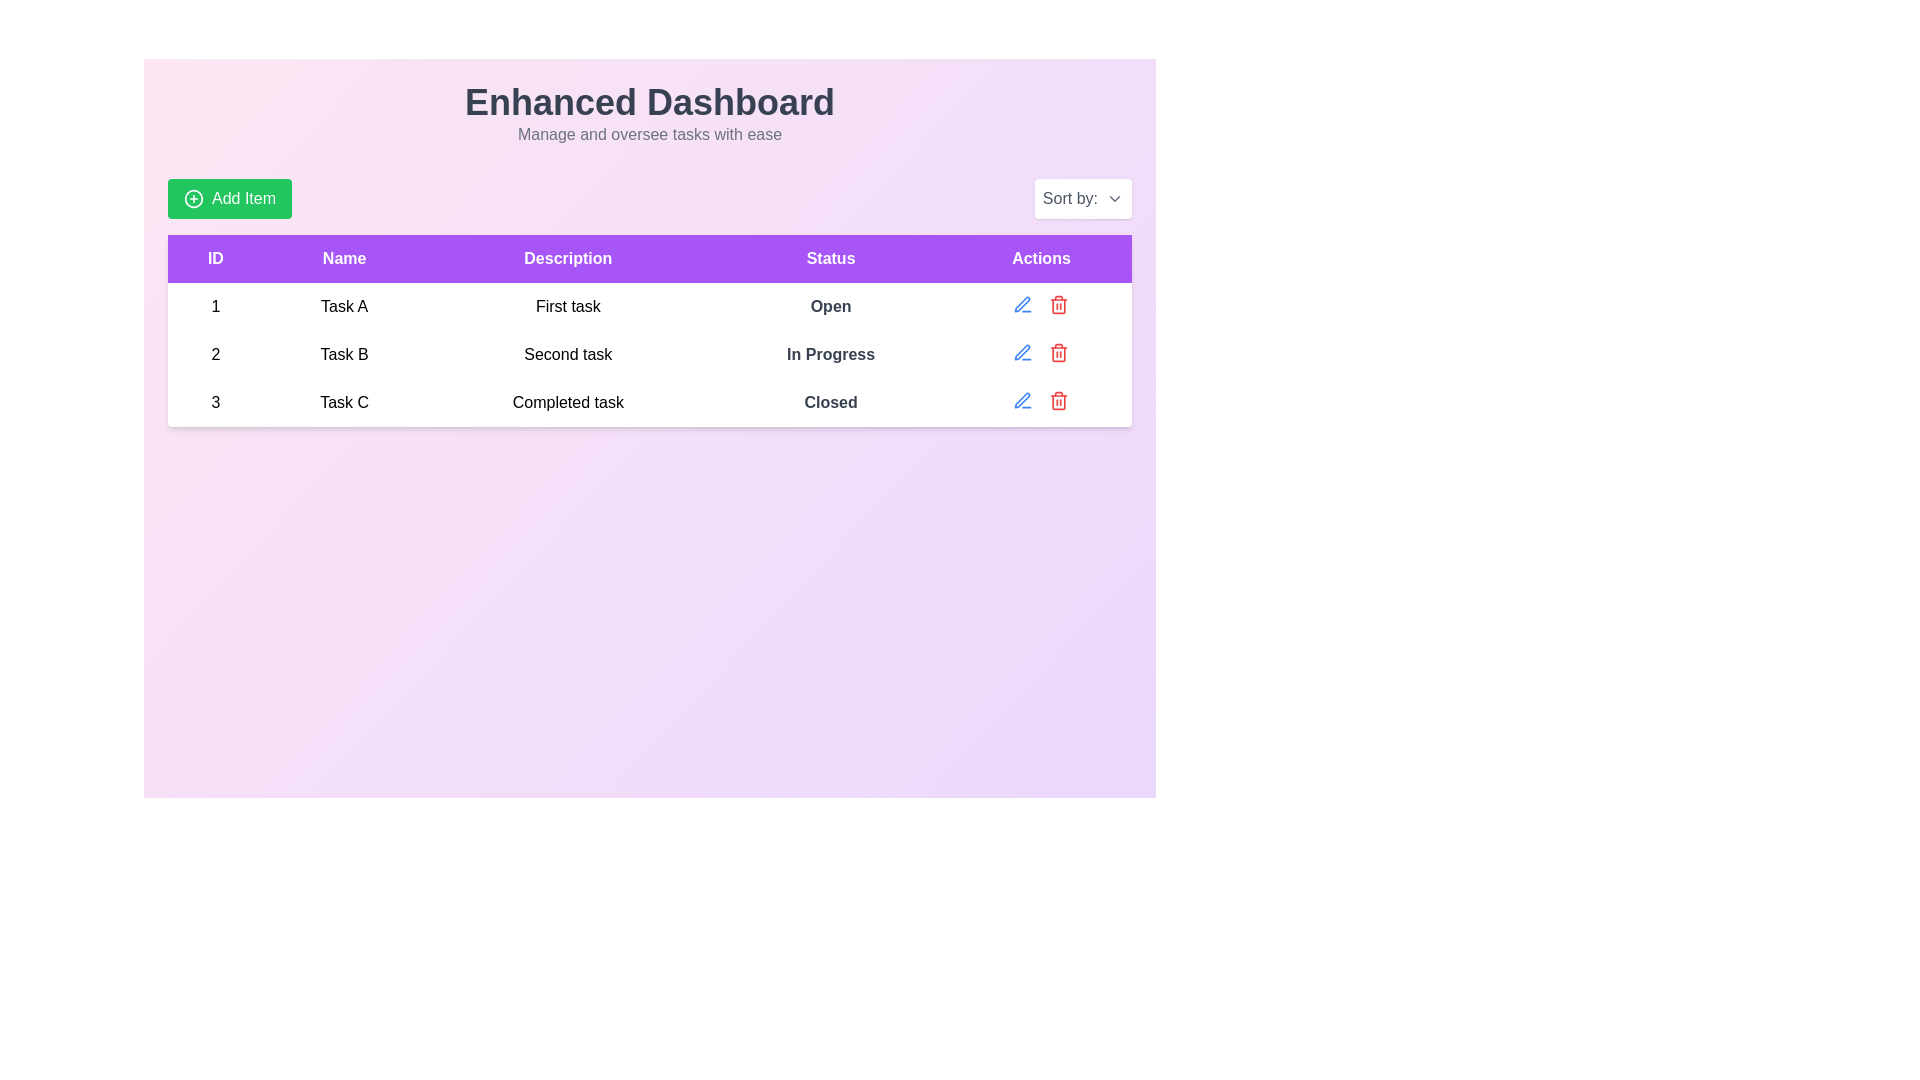 This screenshot has height=1080, width=1920. Describe the element at coordinates (230, 199) in the screenshot. I see `the green 'Add Item' button with a circular plus icon` at that location.